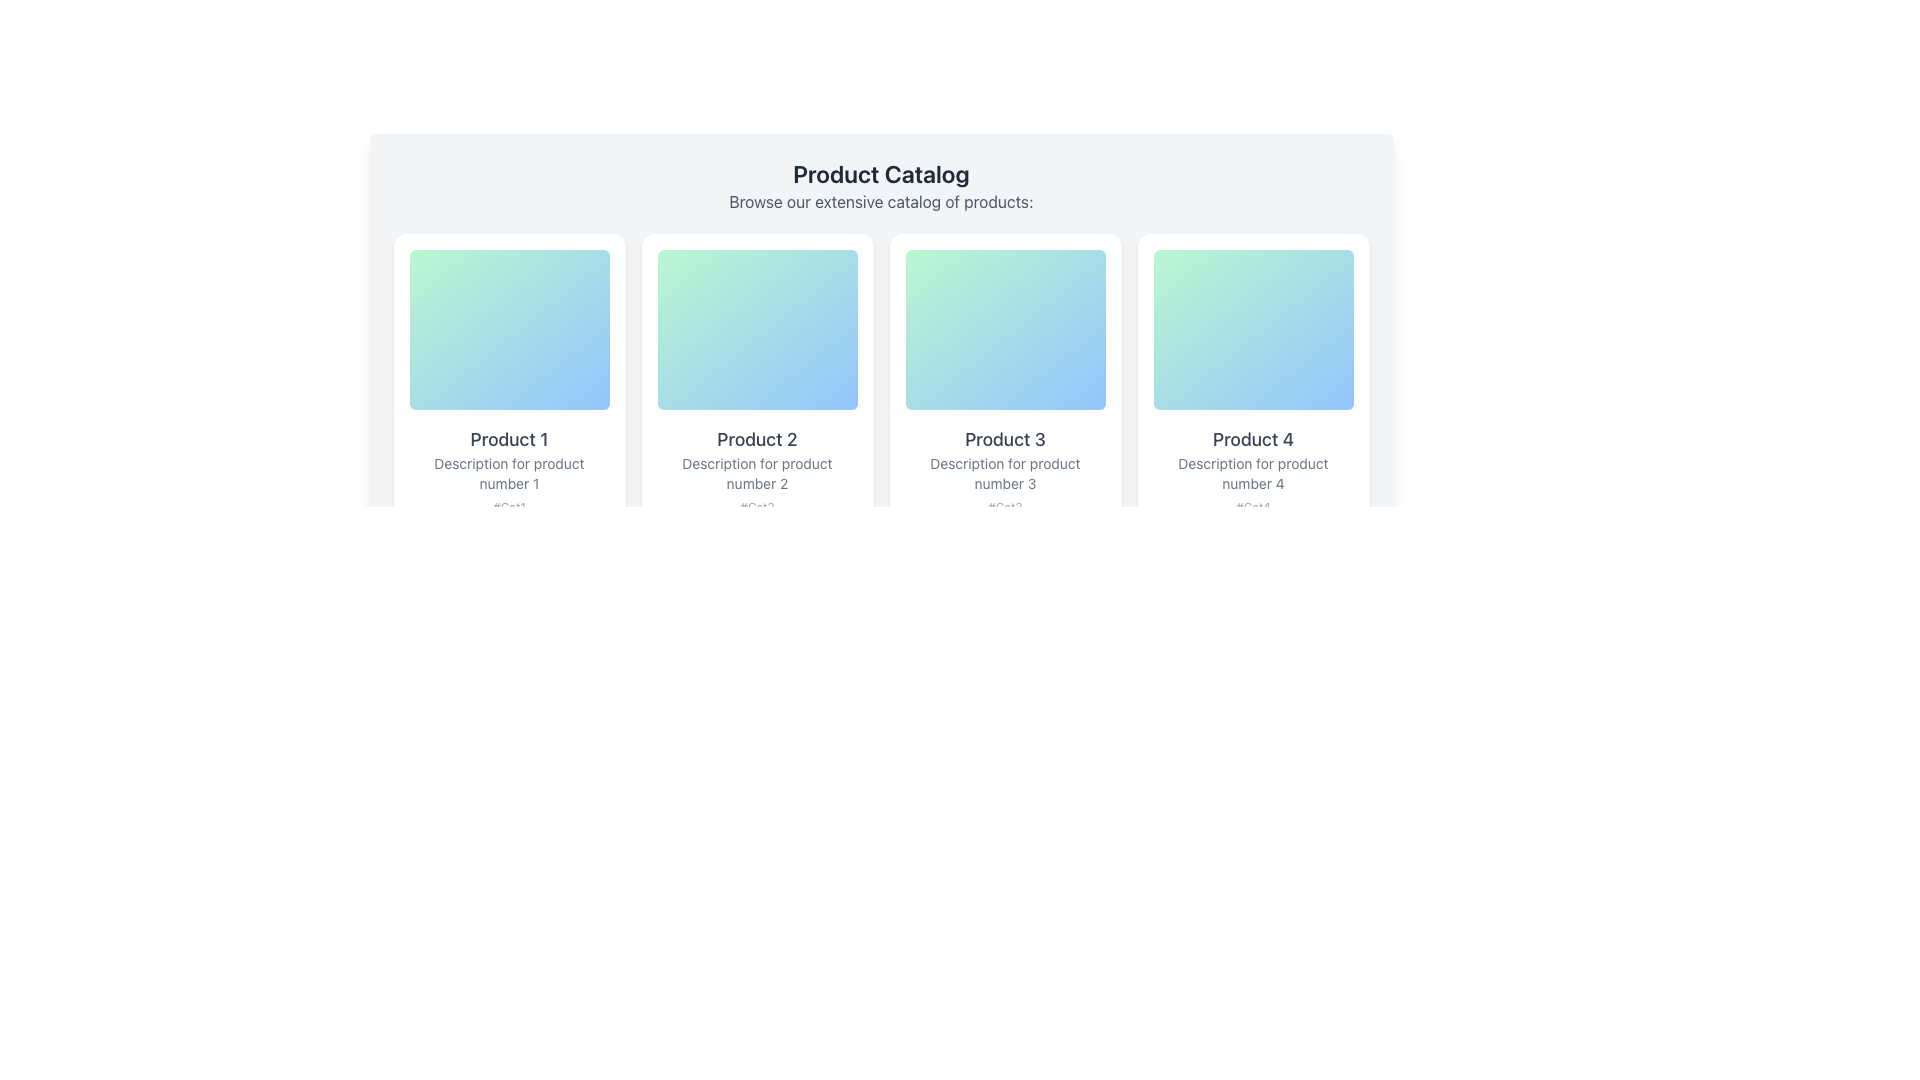 Image resolution: width=1920 pixels, height=1080 pixels. What do you see at coordinates (756, 506) in the screenshot?
I see `the text label displaying '#Cat2' in light gray color, located below the descriptive text of the 'Product 2' card` at bounding box center [756, 506].